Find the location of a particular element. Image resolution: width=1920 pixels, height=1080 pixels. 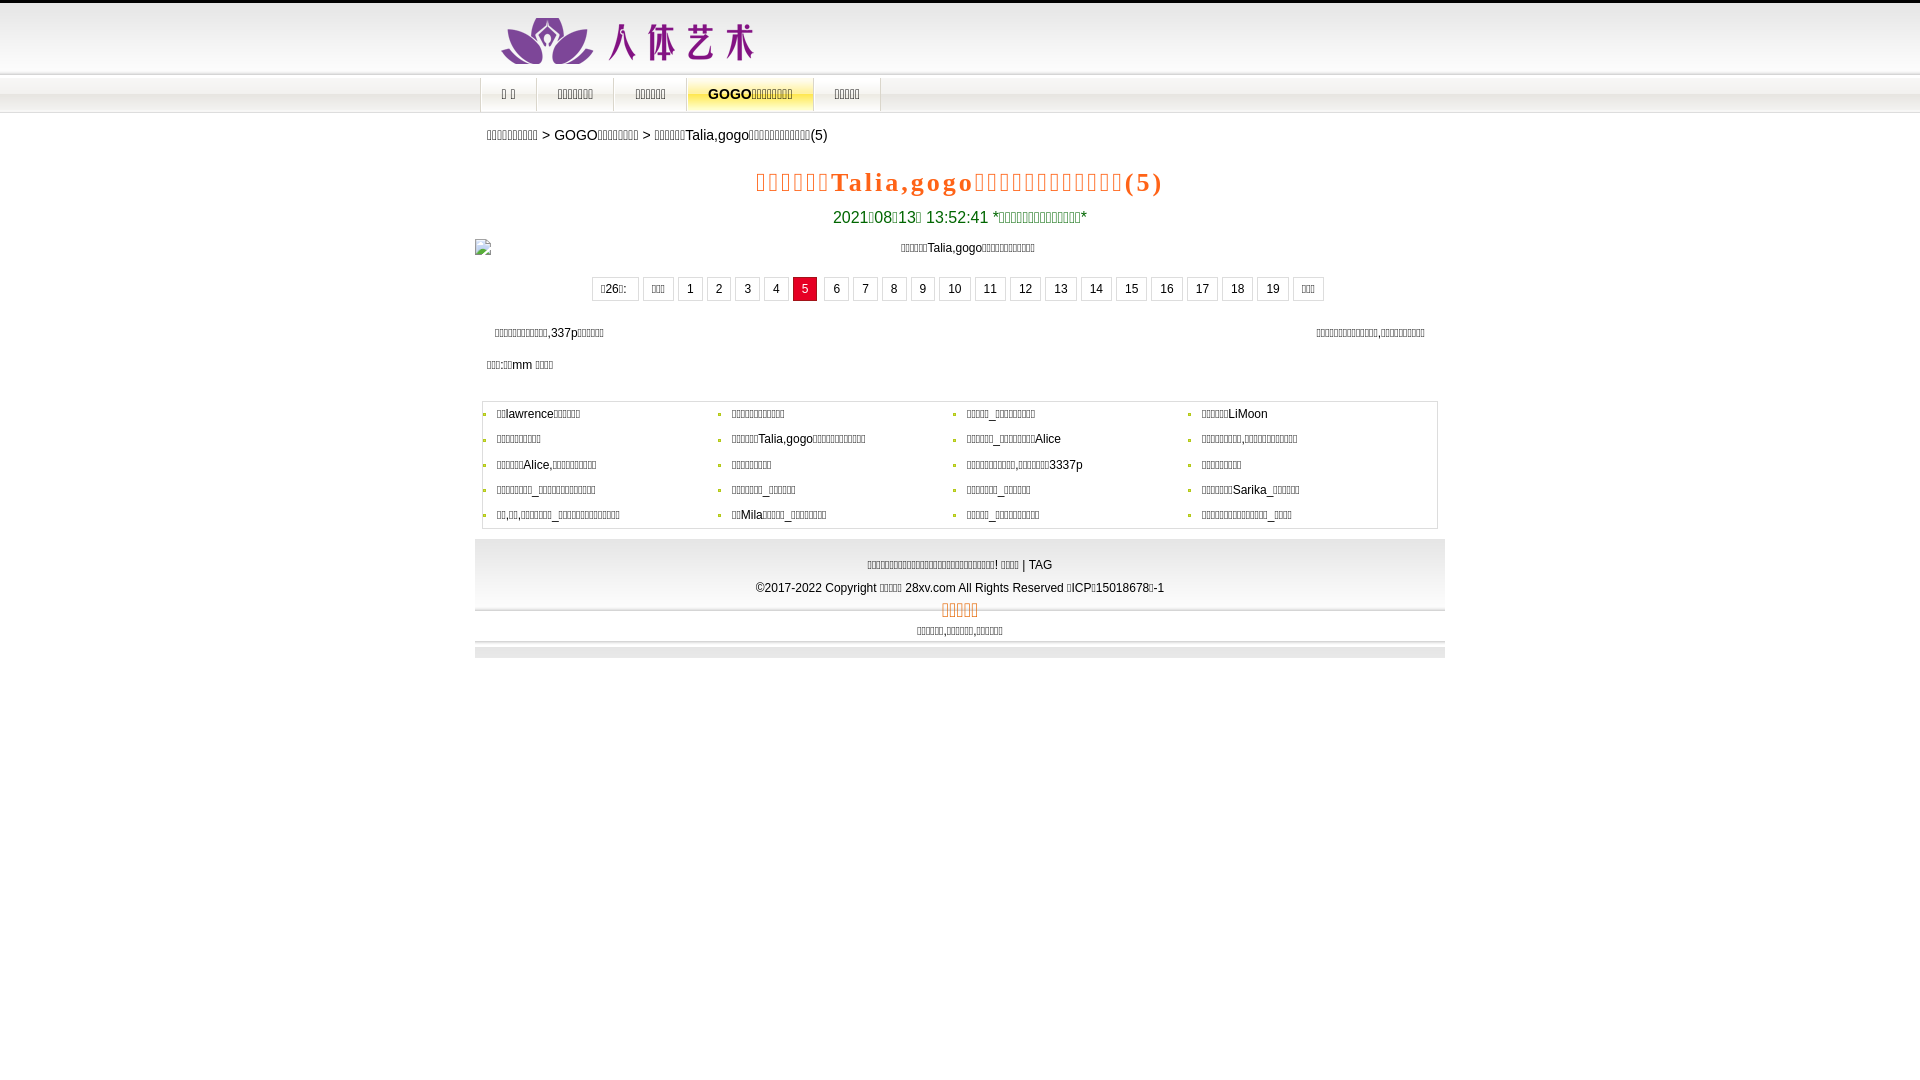

'15' is located at coordinates (1131, 289).